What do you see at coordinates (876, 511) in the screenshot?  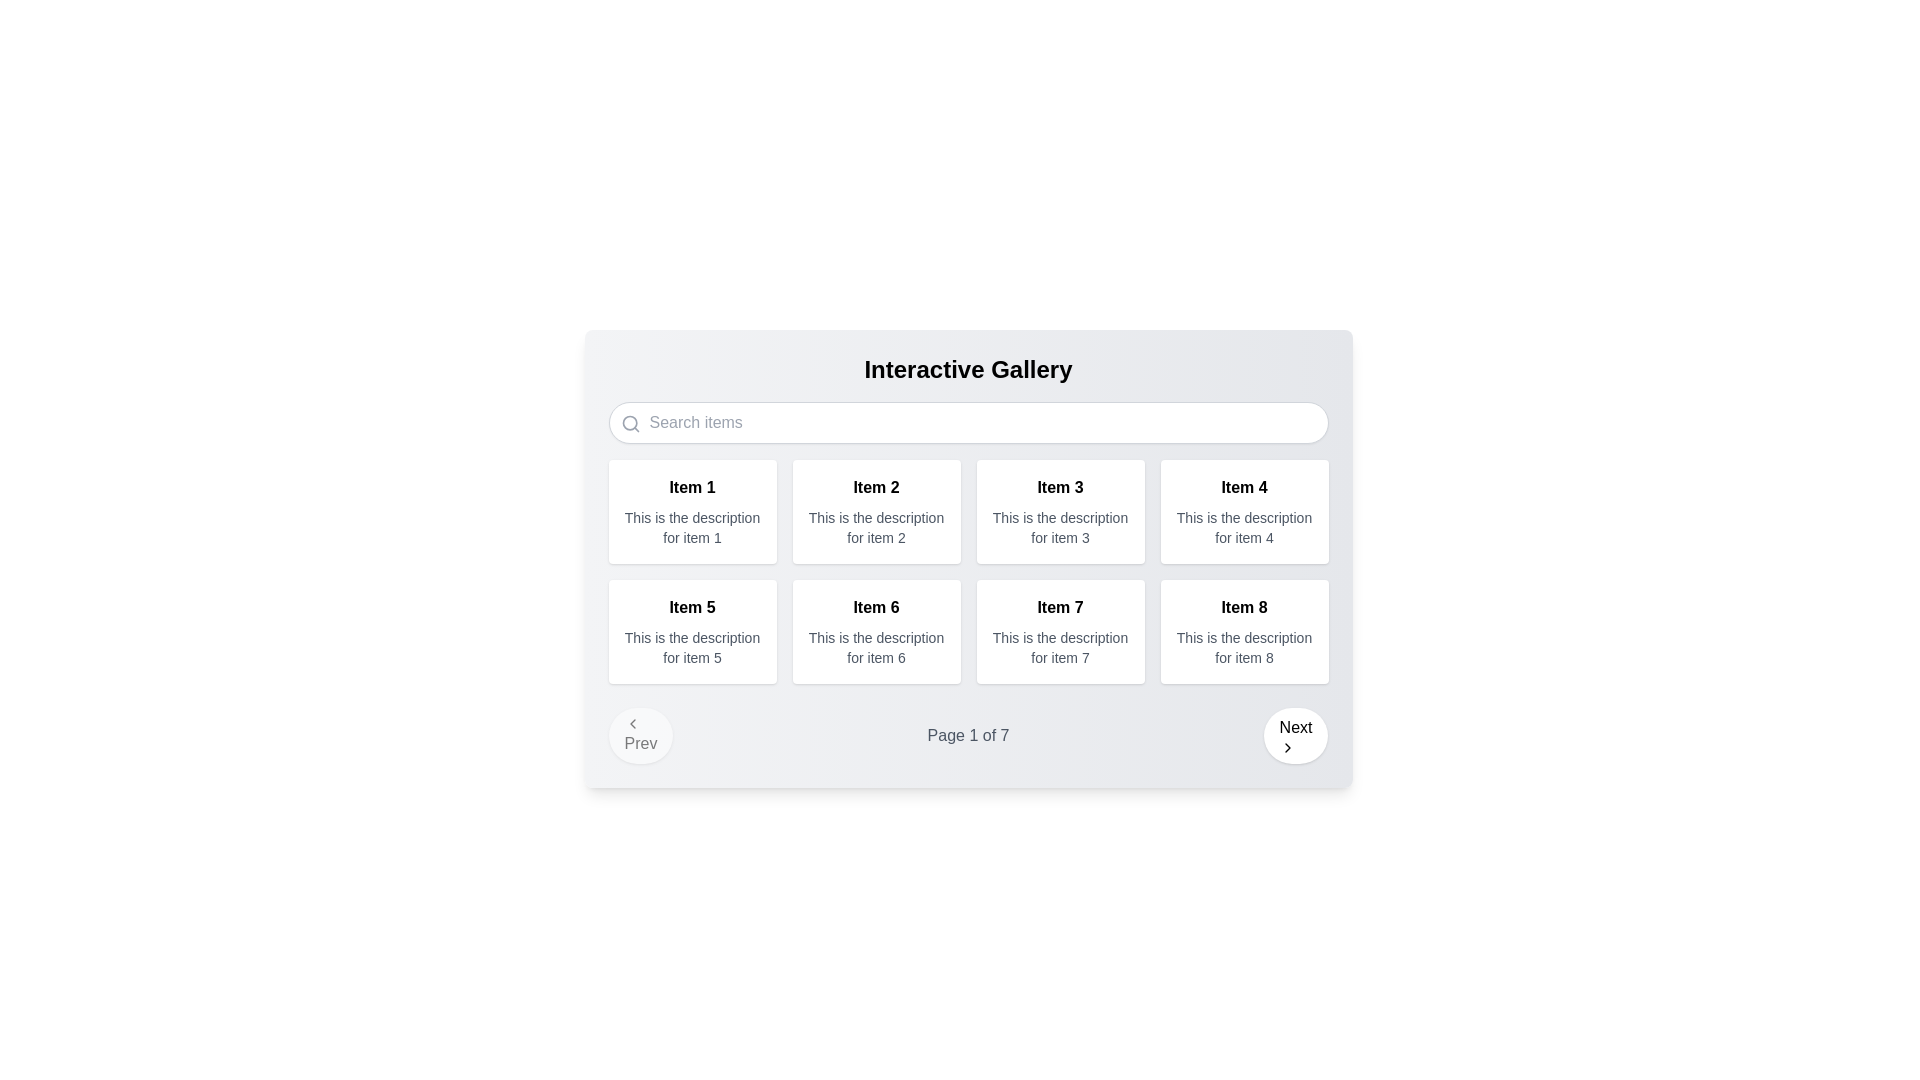 I see `display card for 'Item 2', which is the second card in a grid layout, positioned in the top row and second column, located between 'Item 1' and 'Item 3'` at bounding box center [876, 511].